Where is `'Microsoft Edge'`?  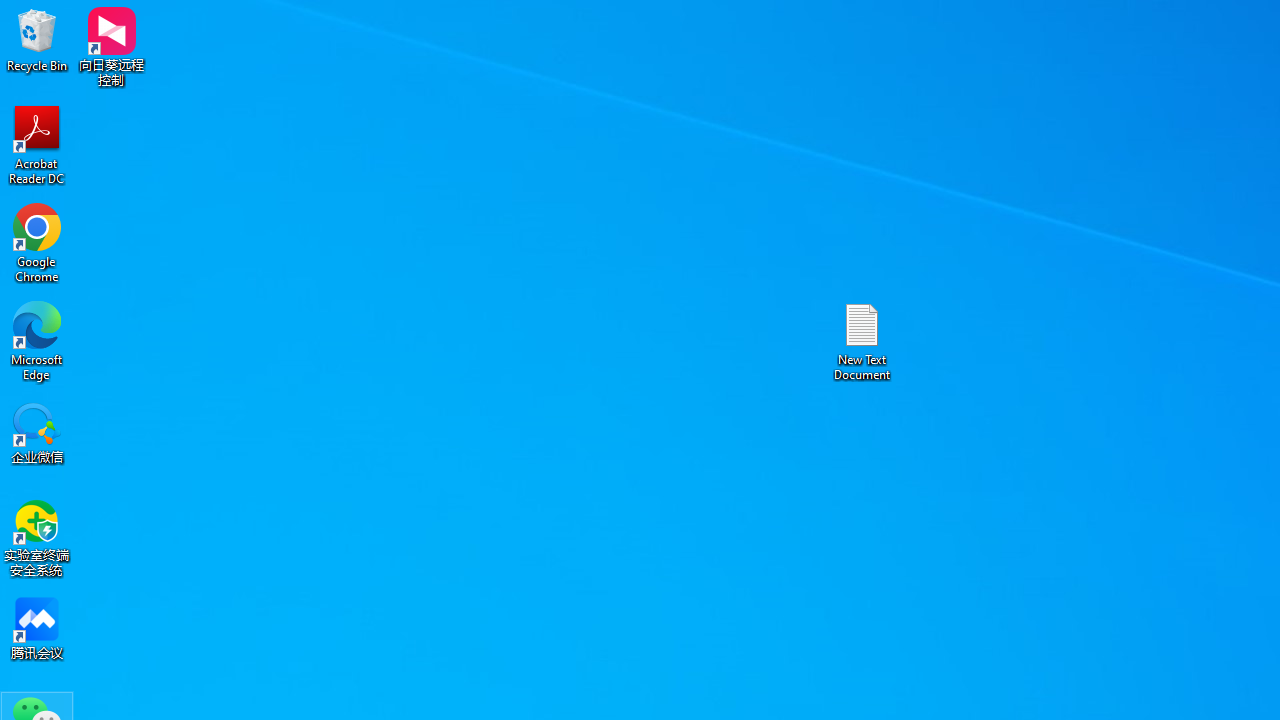
'Microsoft Edge' is located at coordinates (37, 340).